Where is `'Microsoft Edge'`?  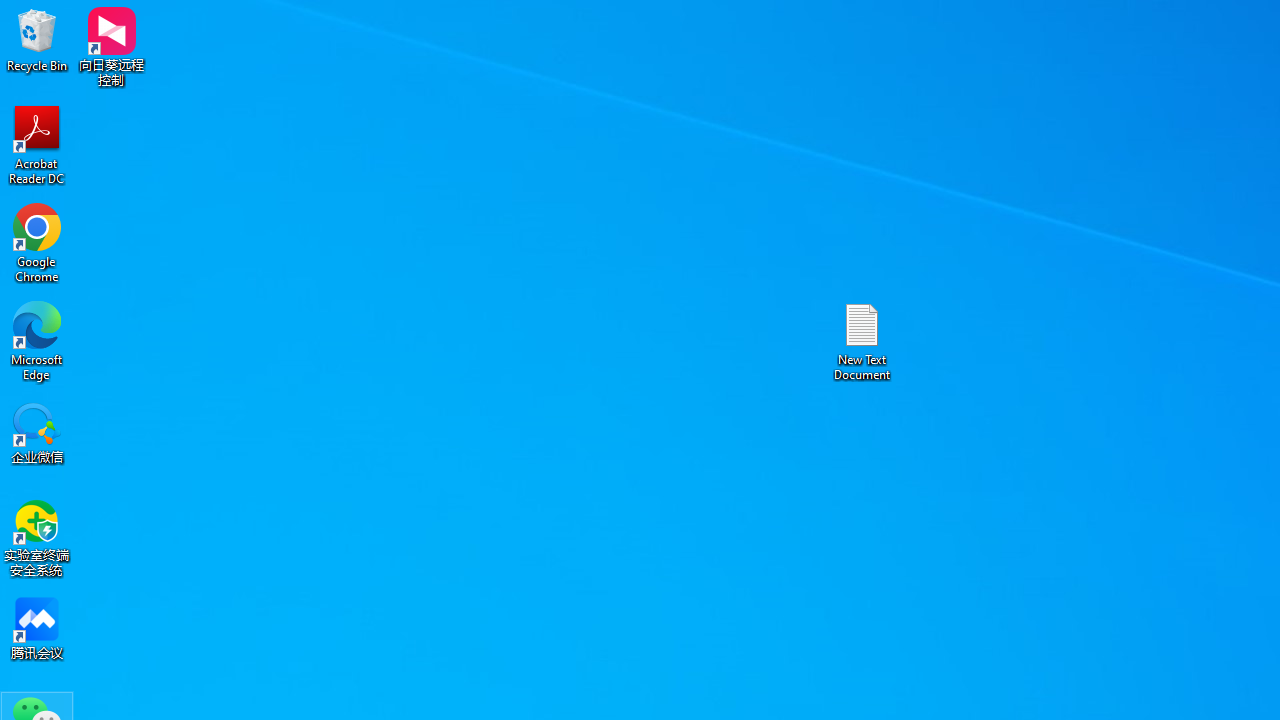
'Microsoft Edge' is located at coordinates (37, 340).